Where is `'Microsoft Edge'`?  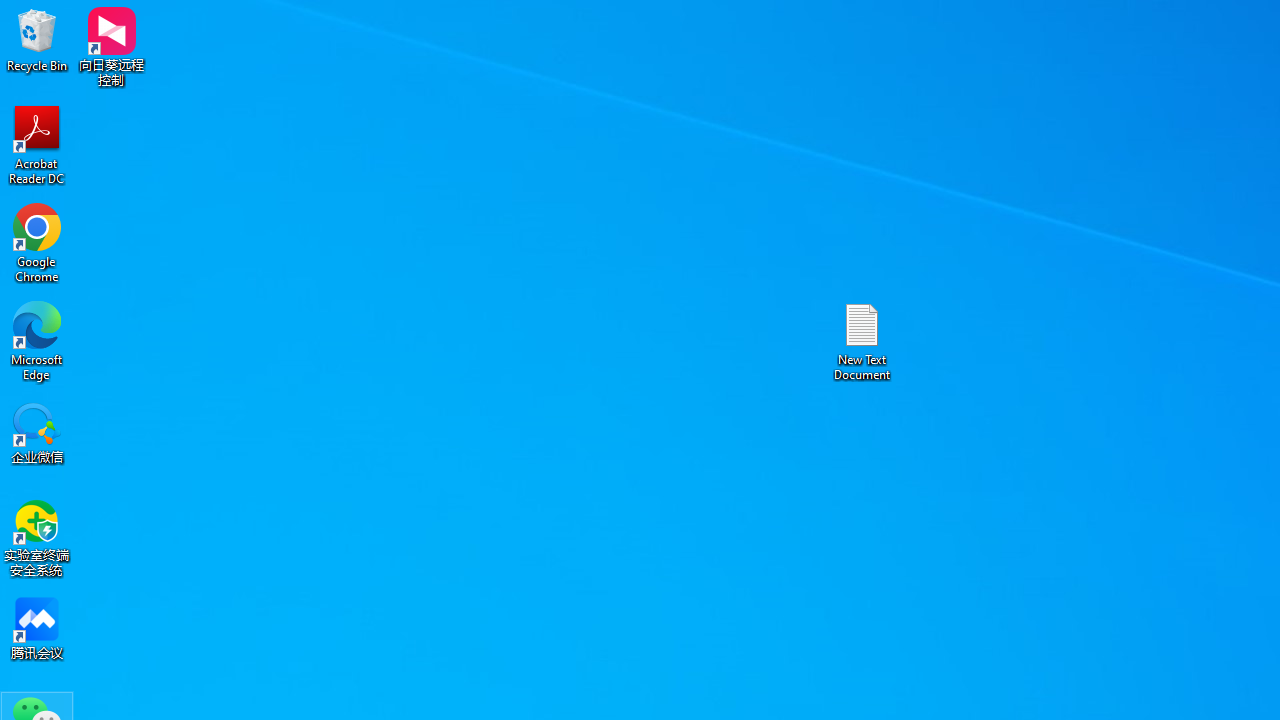
'Microsoft Edge' is located at coordinates (37, 340).